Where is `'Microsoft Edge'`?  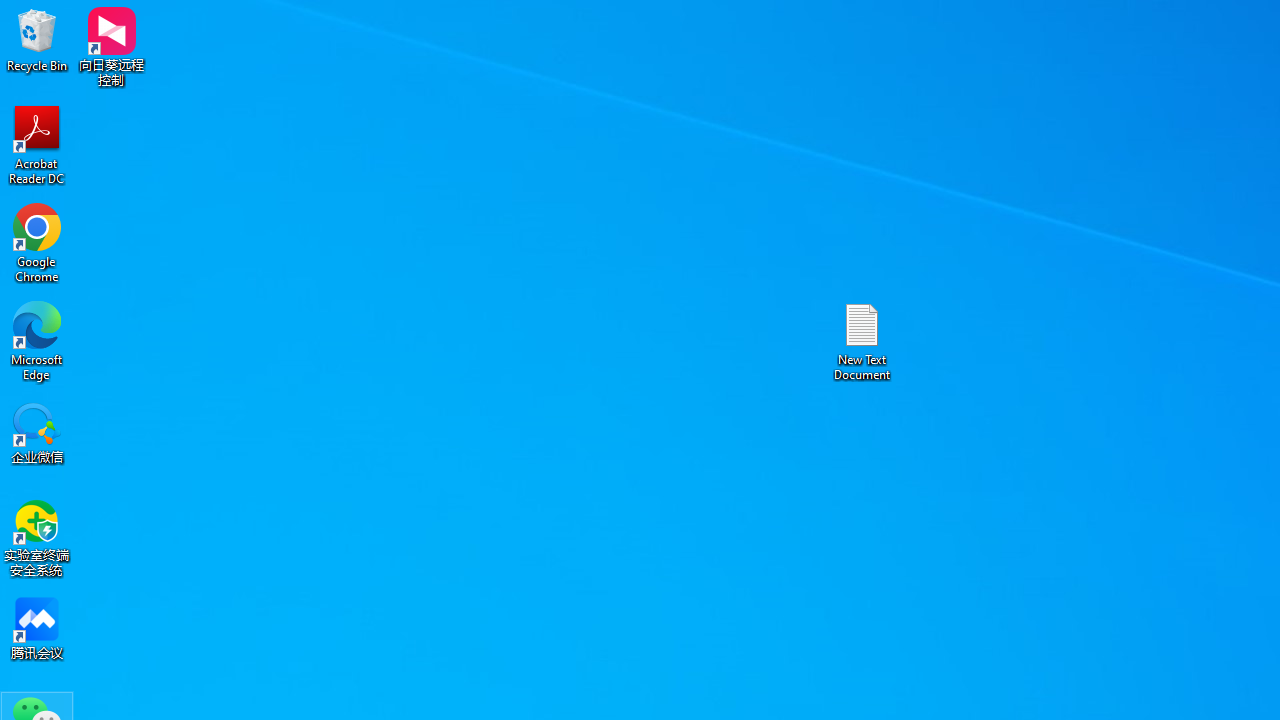
'Microsoft Edge' is located at coordinates (37, 340).